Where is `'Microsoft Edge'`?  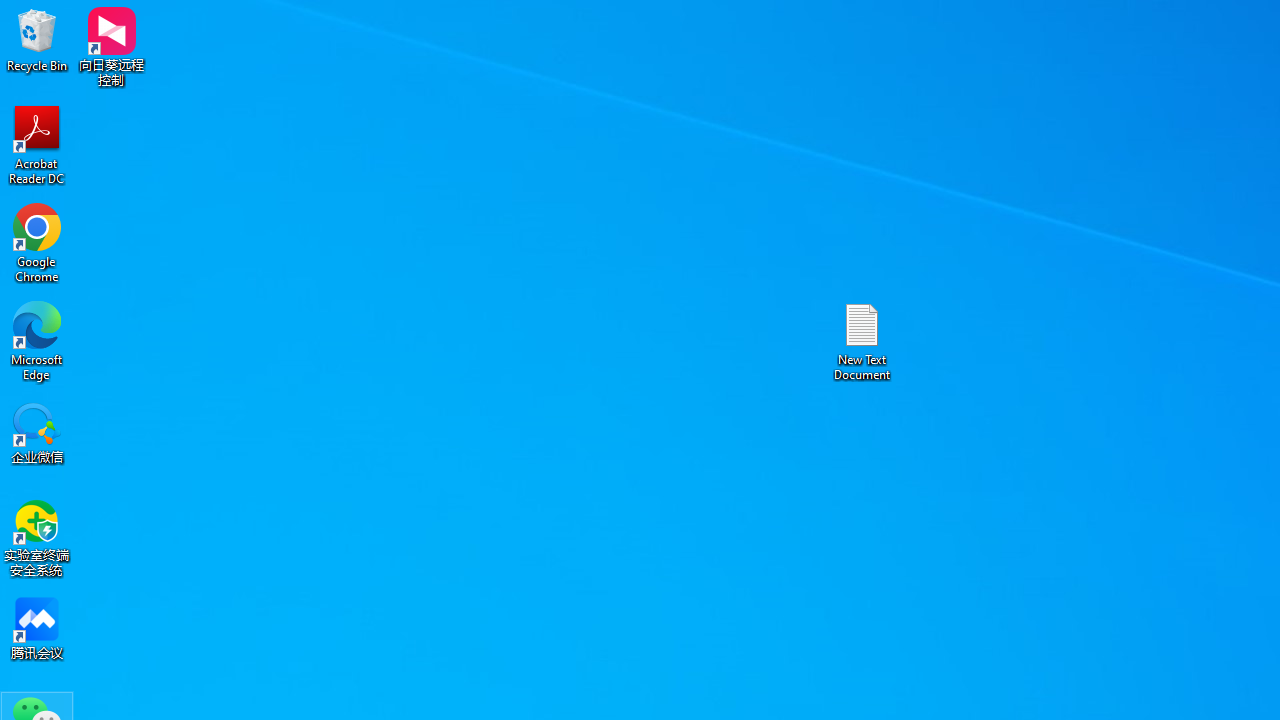
'Microsoft Edge' is located at coordinates (37, 340).